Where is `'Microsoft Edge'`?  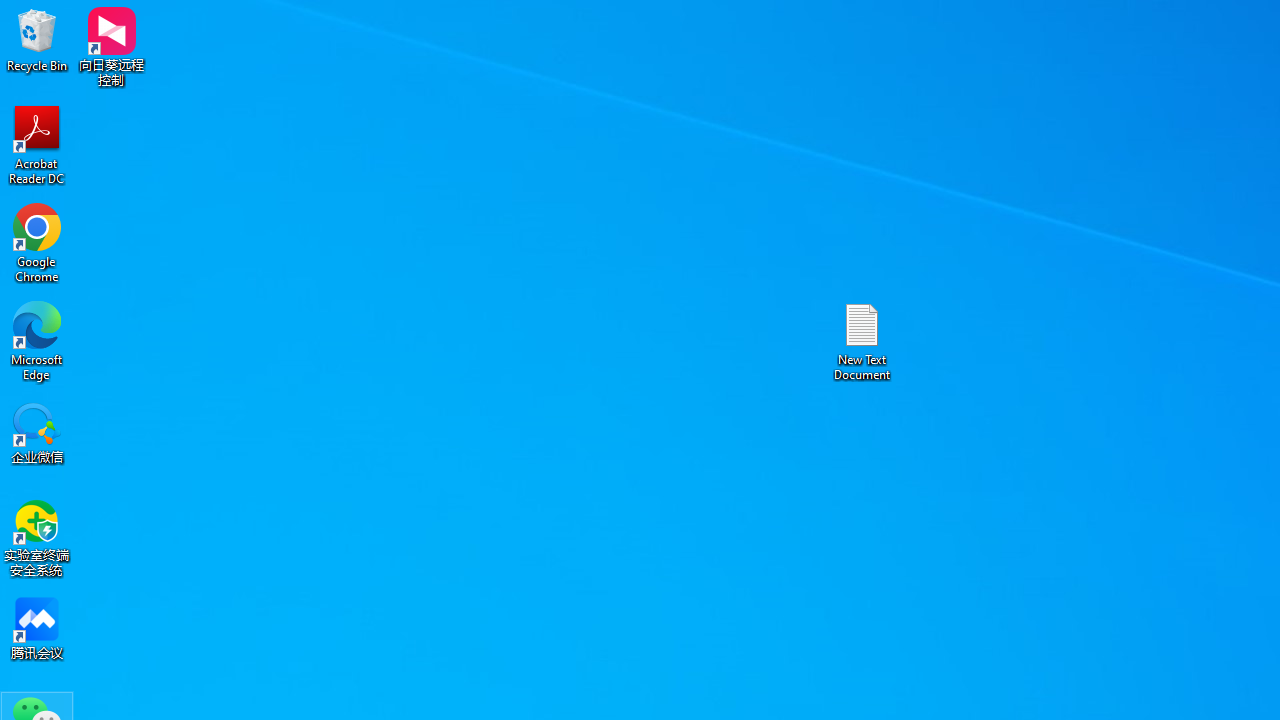
'Microsoft Edge' is located at coordinates (37, 340).